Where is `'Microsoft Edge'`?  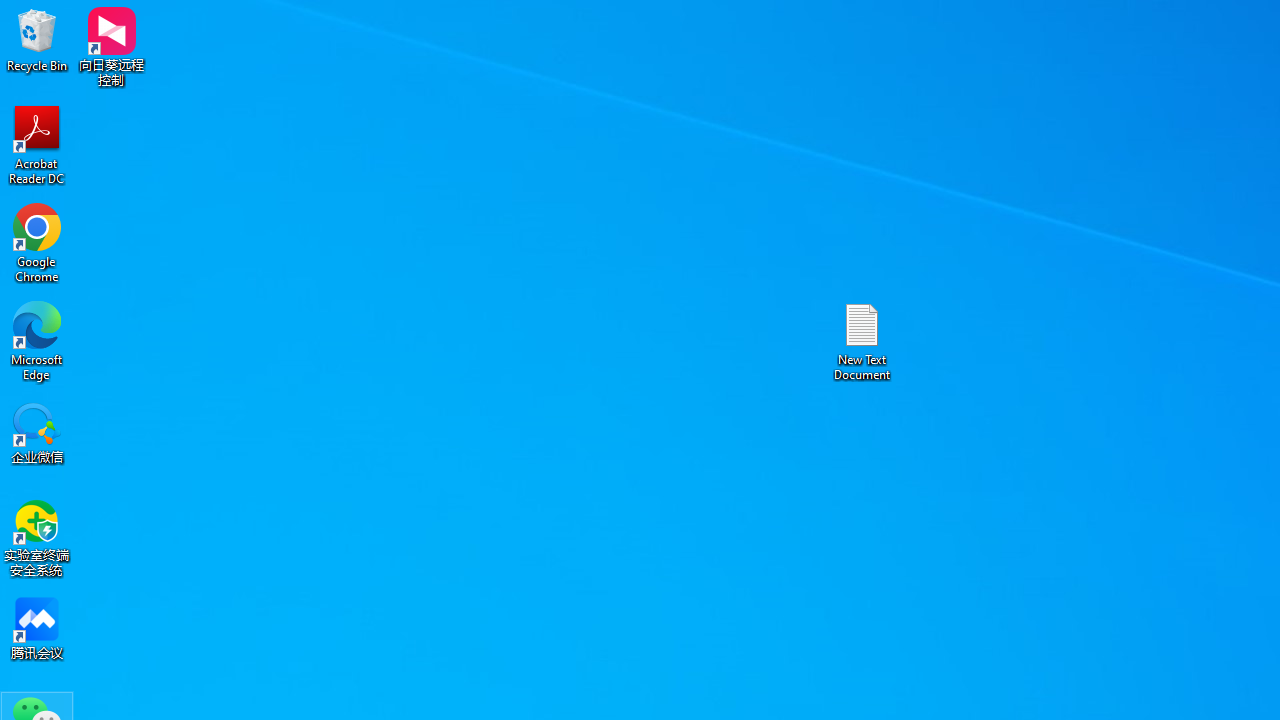
'Microsoft Edge' is located at coordinates (37, 340).